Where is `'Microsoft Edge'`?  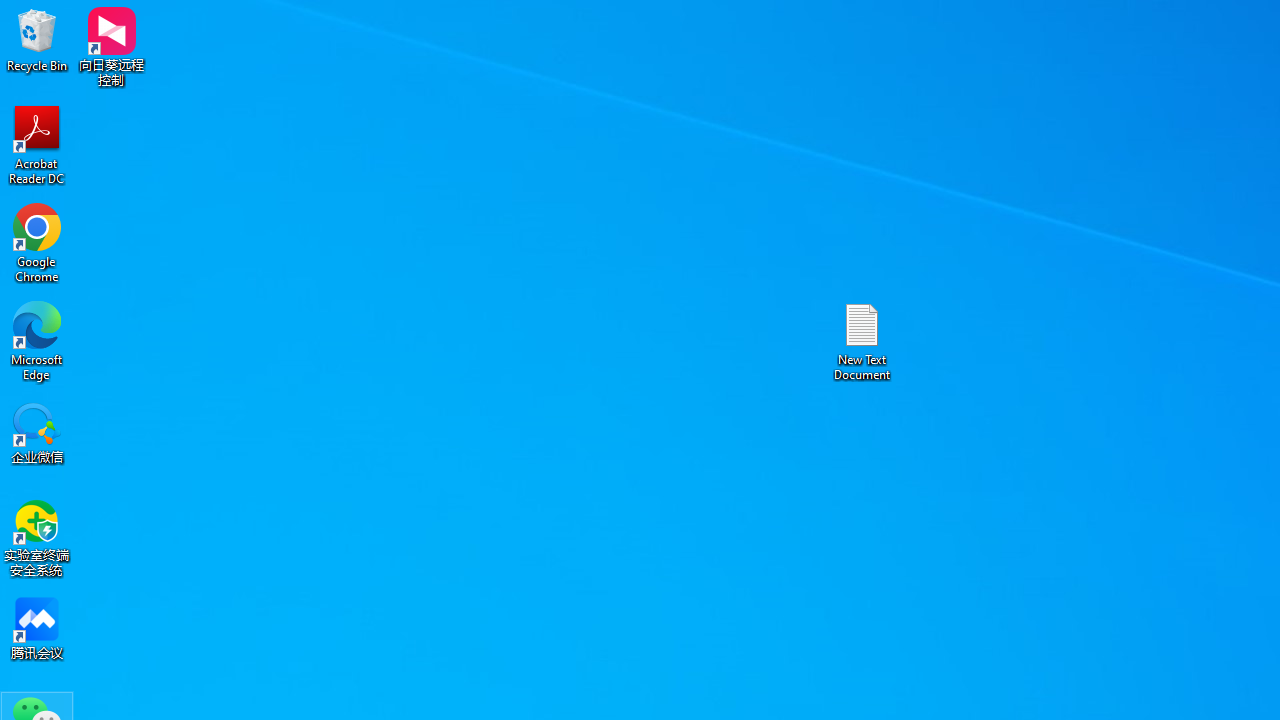
'Microsoft Edge' is located at coordinates (37, 340).